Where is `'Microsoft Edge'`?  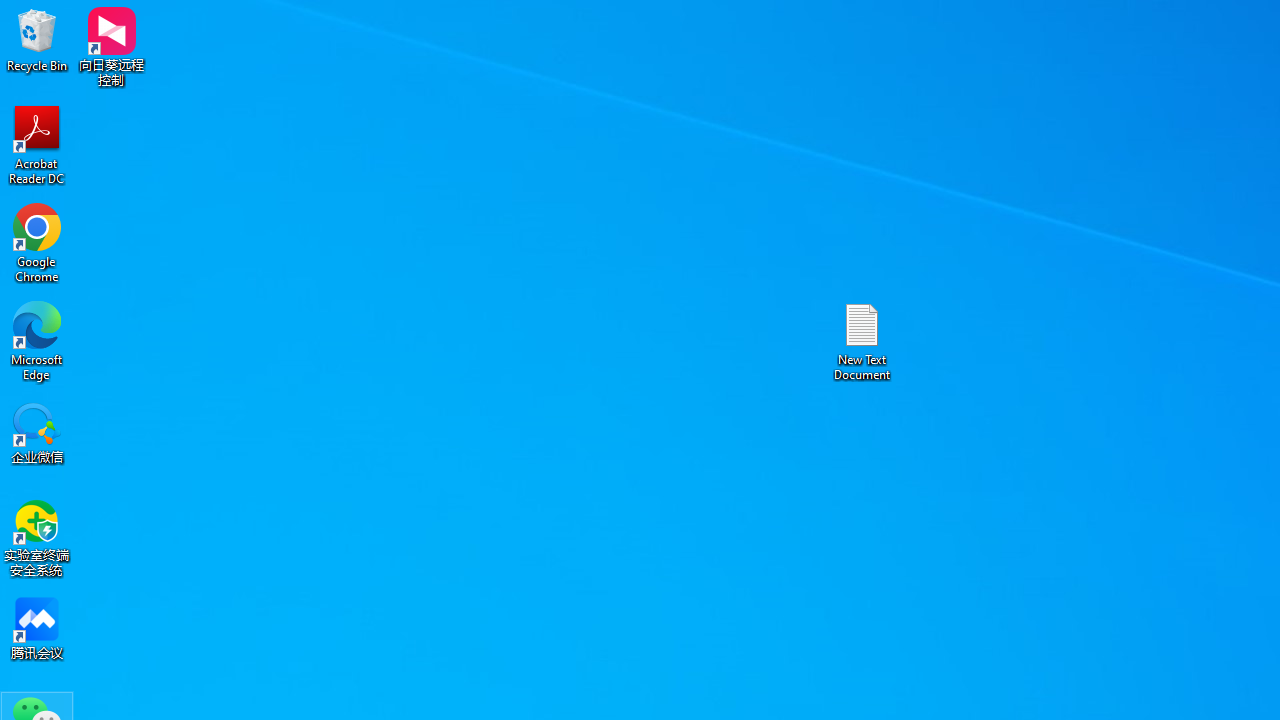
'Microsoft Edge' is located at coordinates (37, 340).